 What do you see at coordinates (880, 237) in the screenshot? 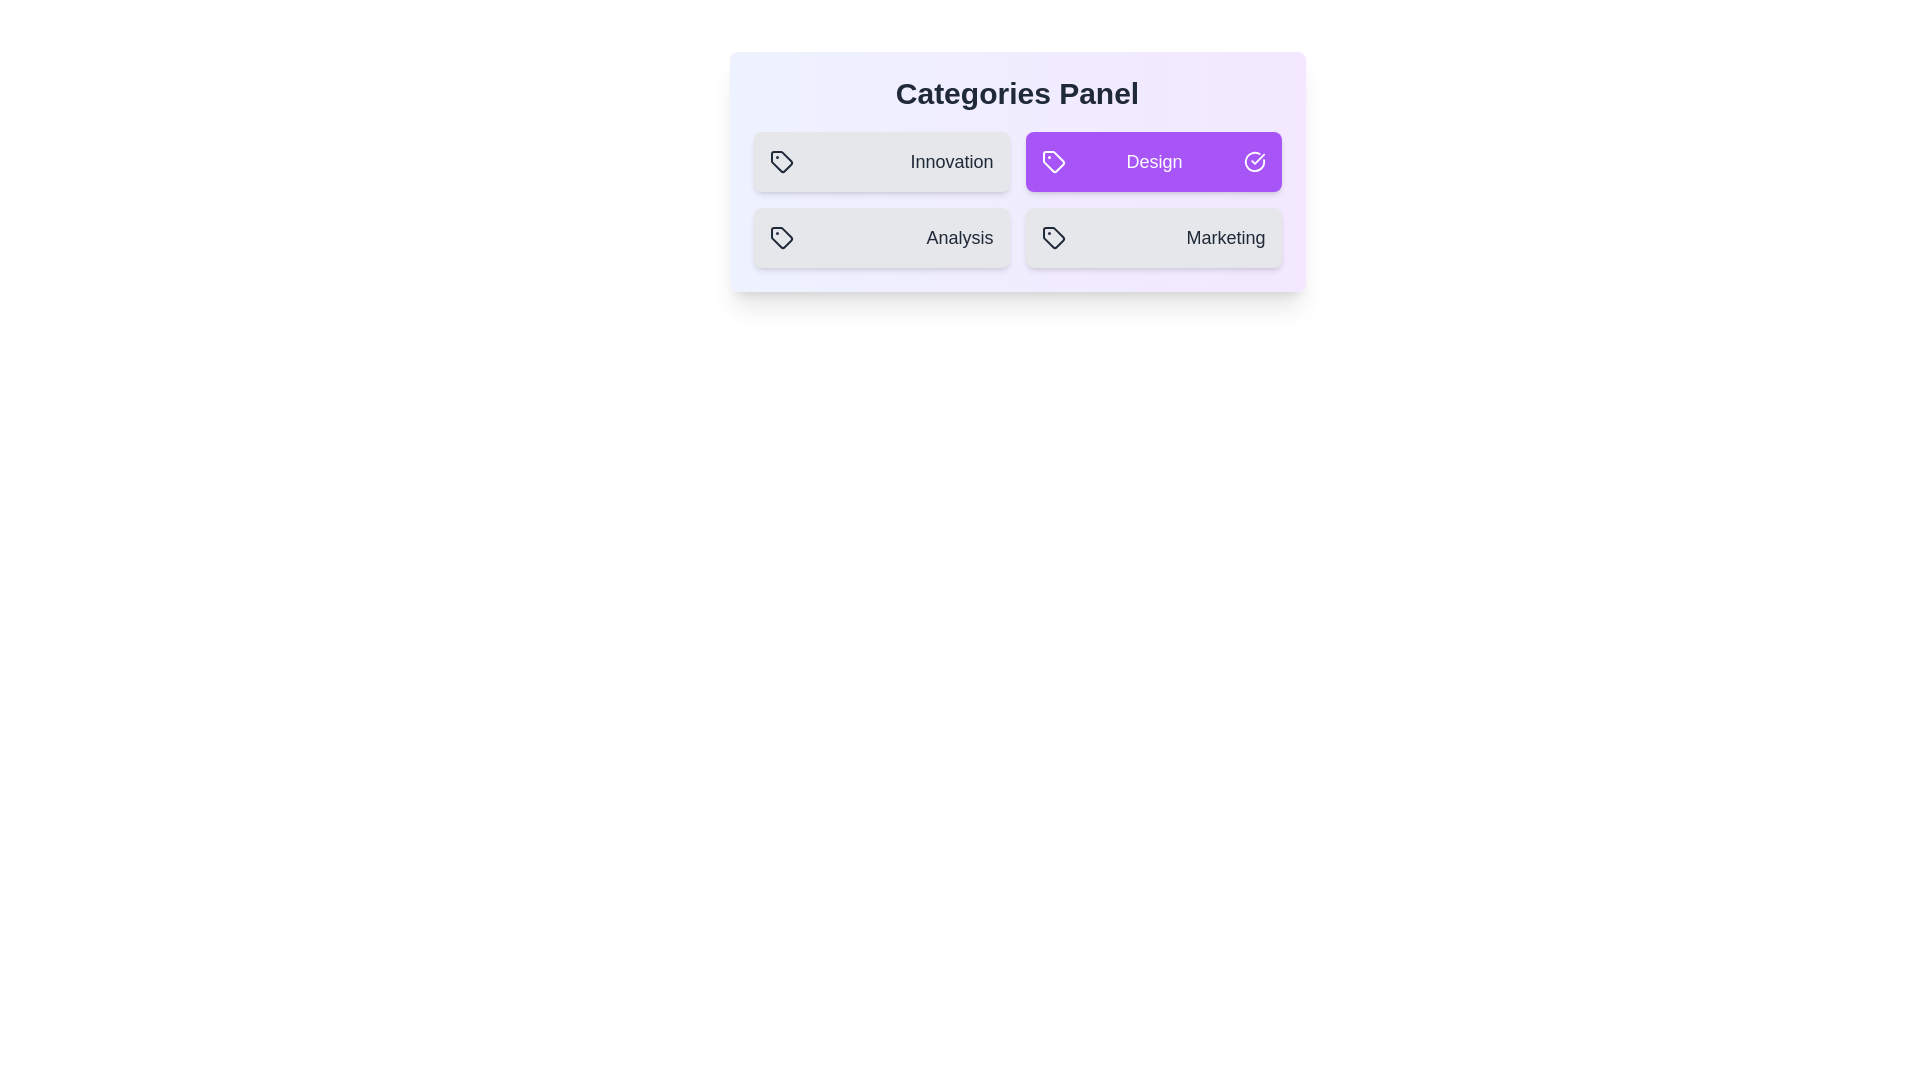
I see `the category Analysis` at bounding box center [880, 237].